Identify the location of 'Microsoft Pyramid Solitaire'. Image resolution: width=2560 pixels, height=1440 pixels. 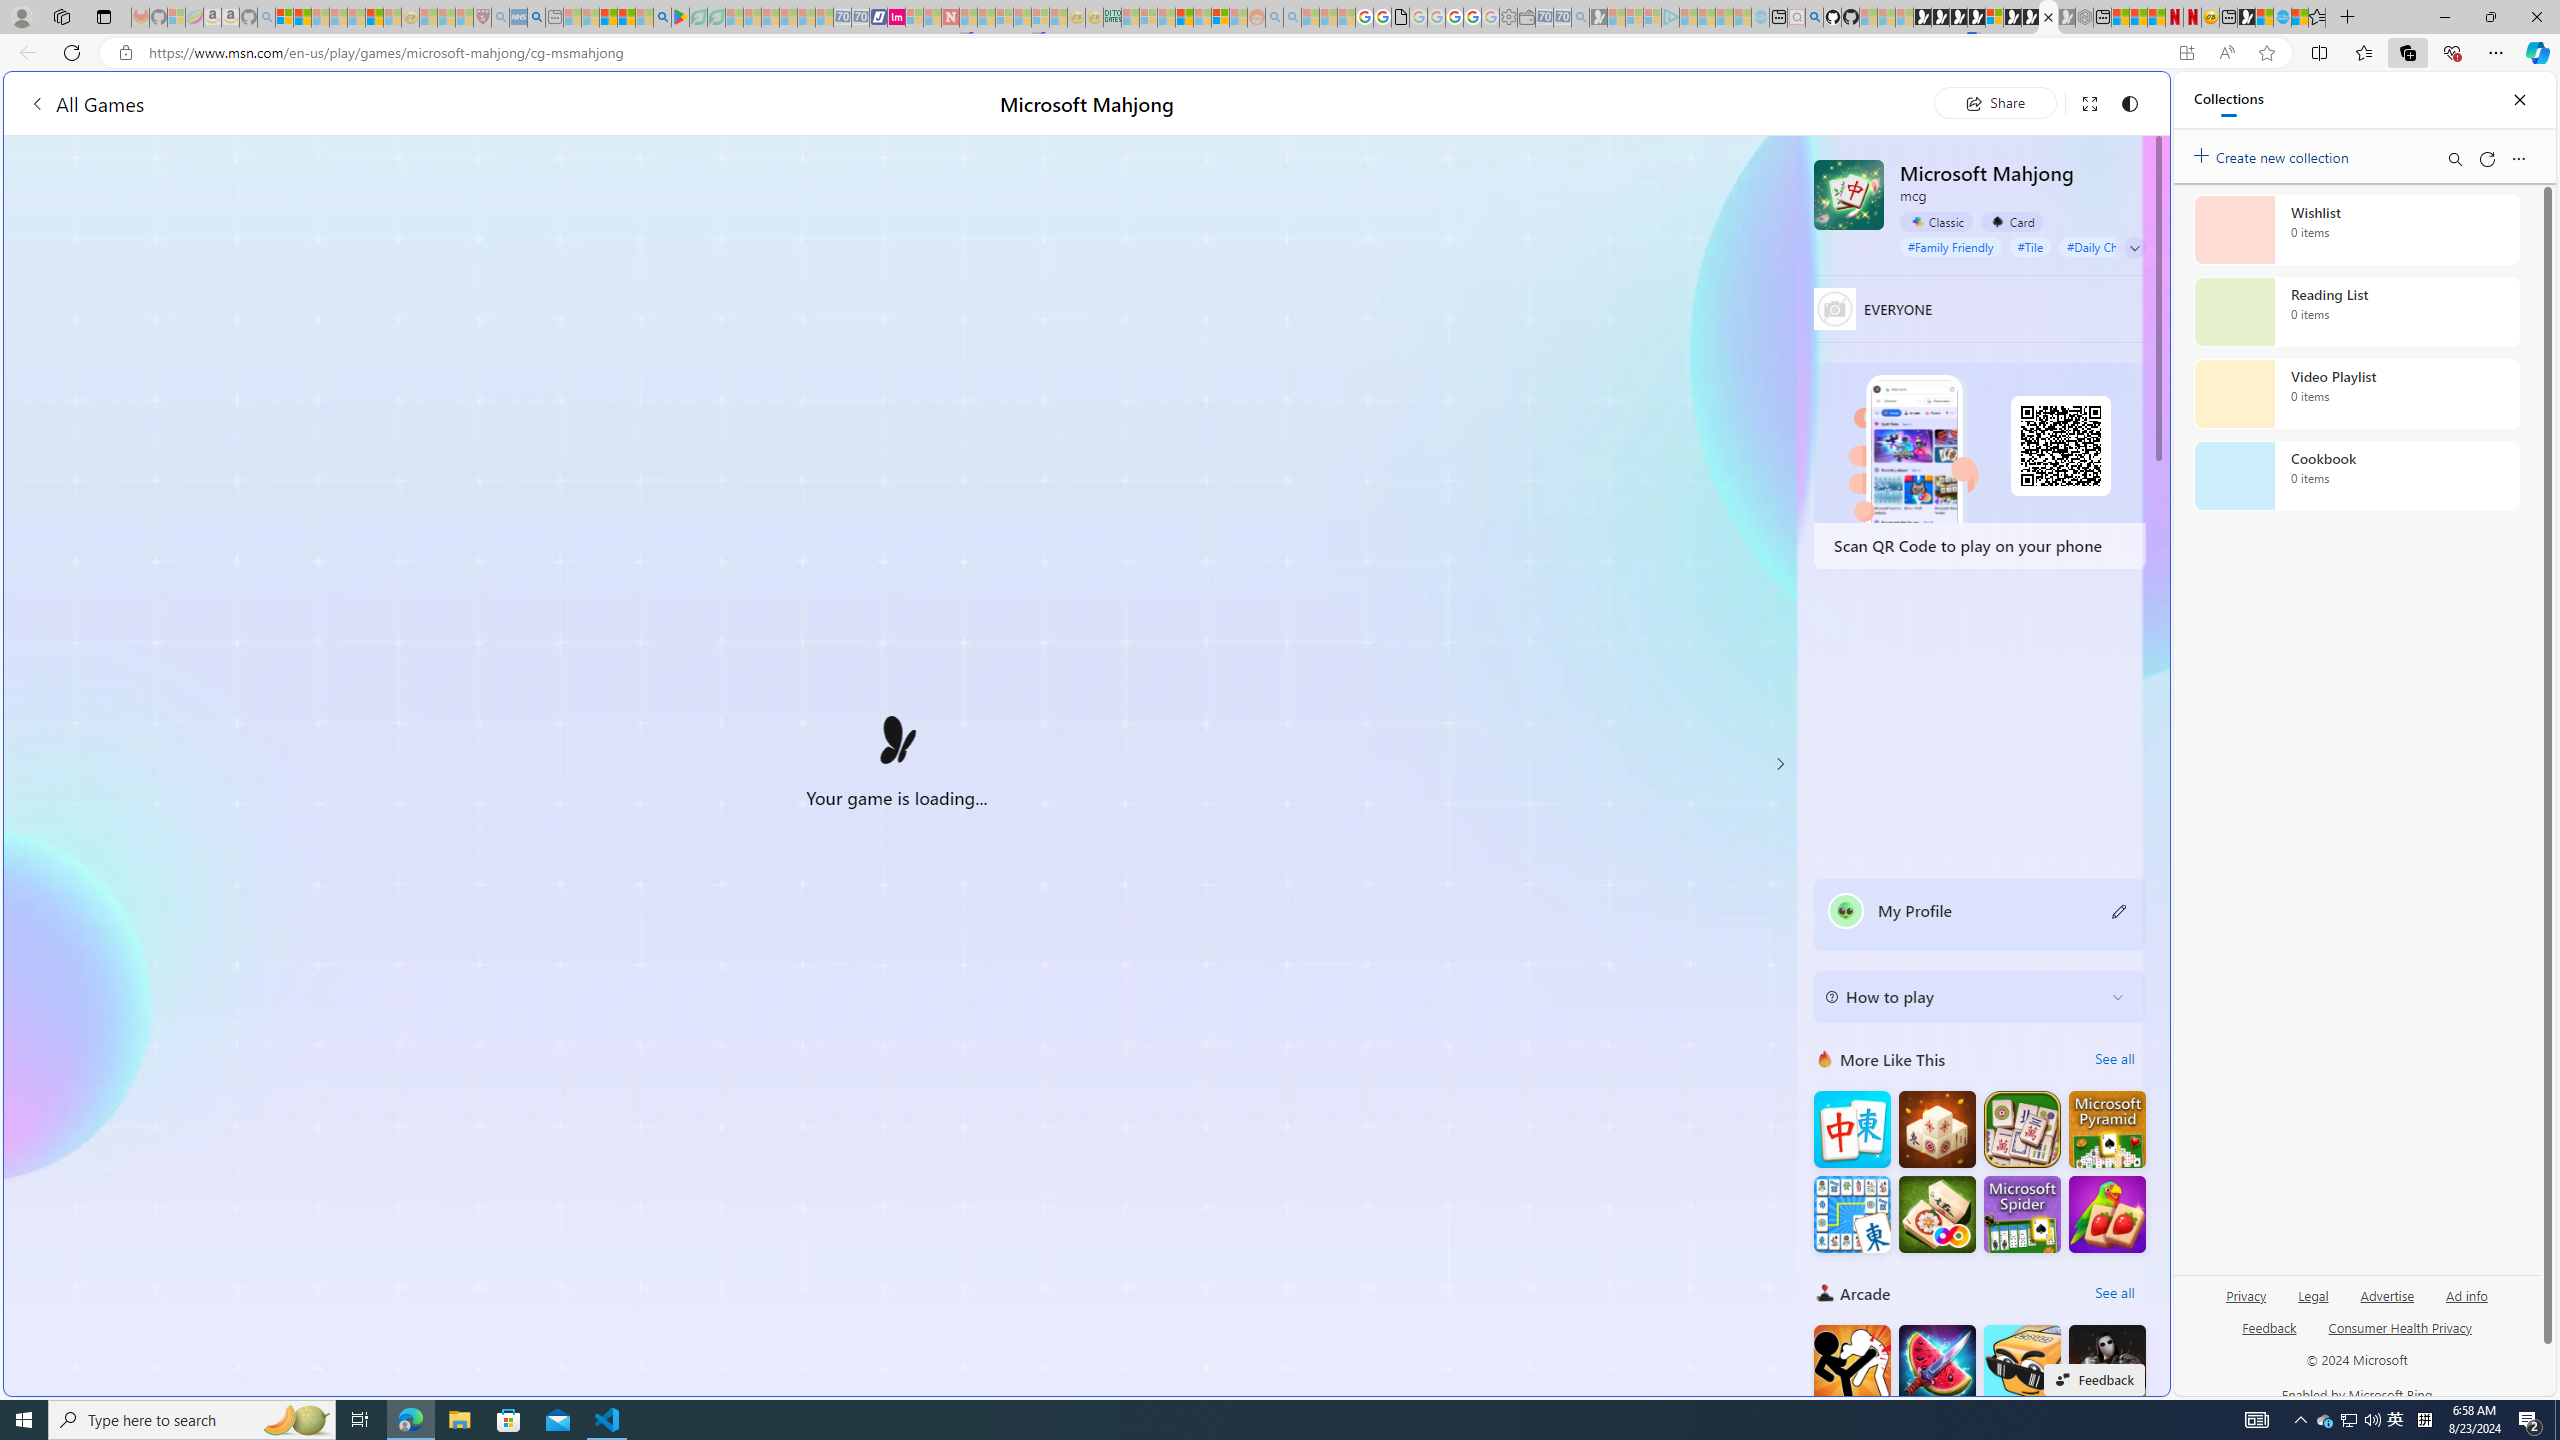
(2107, 1129).